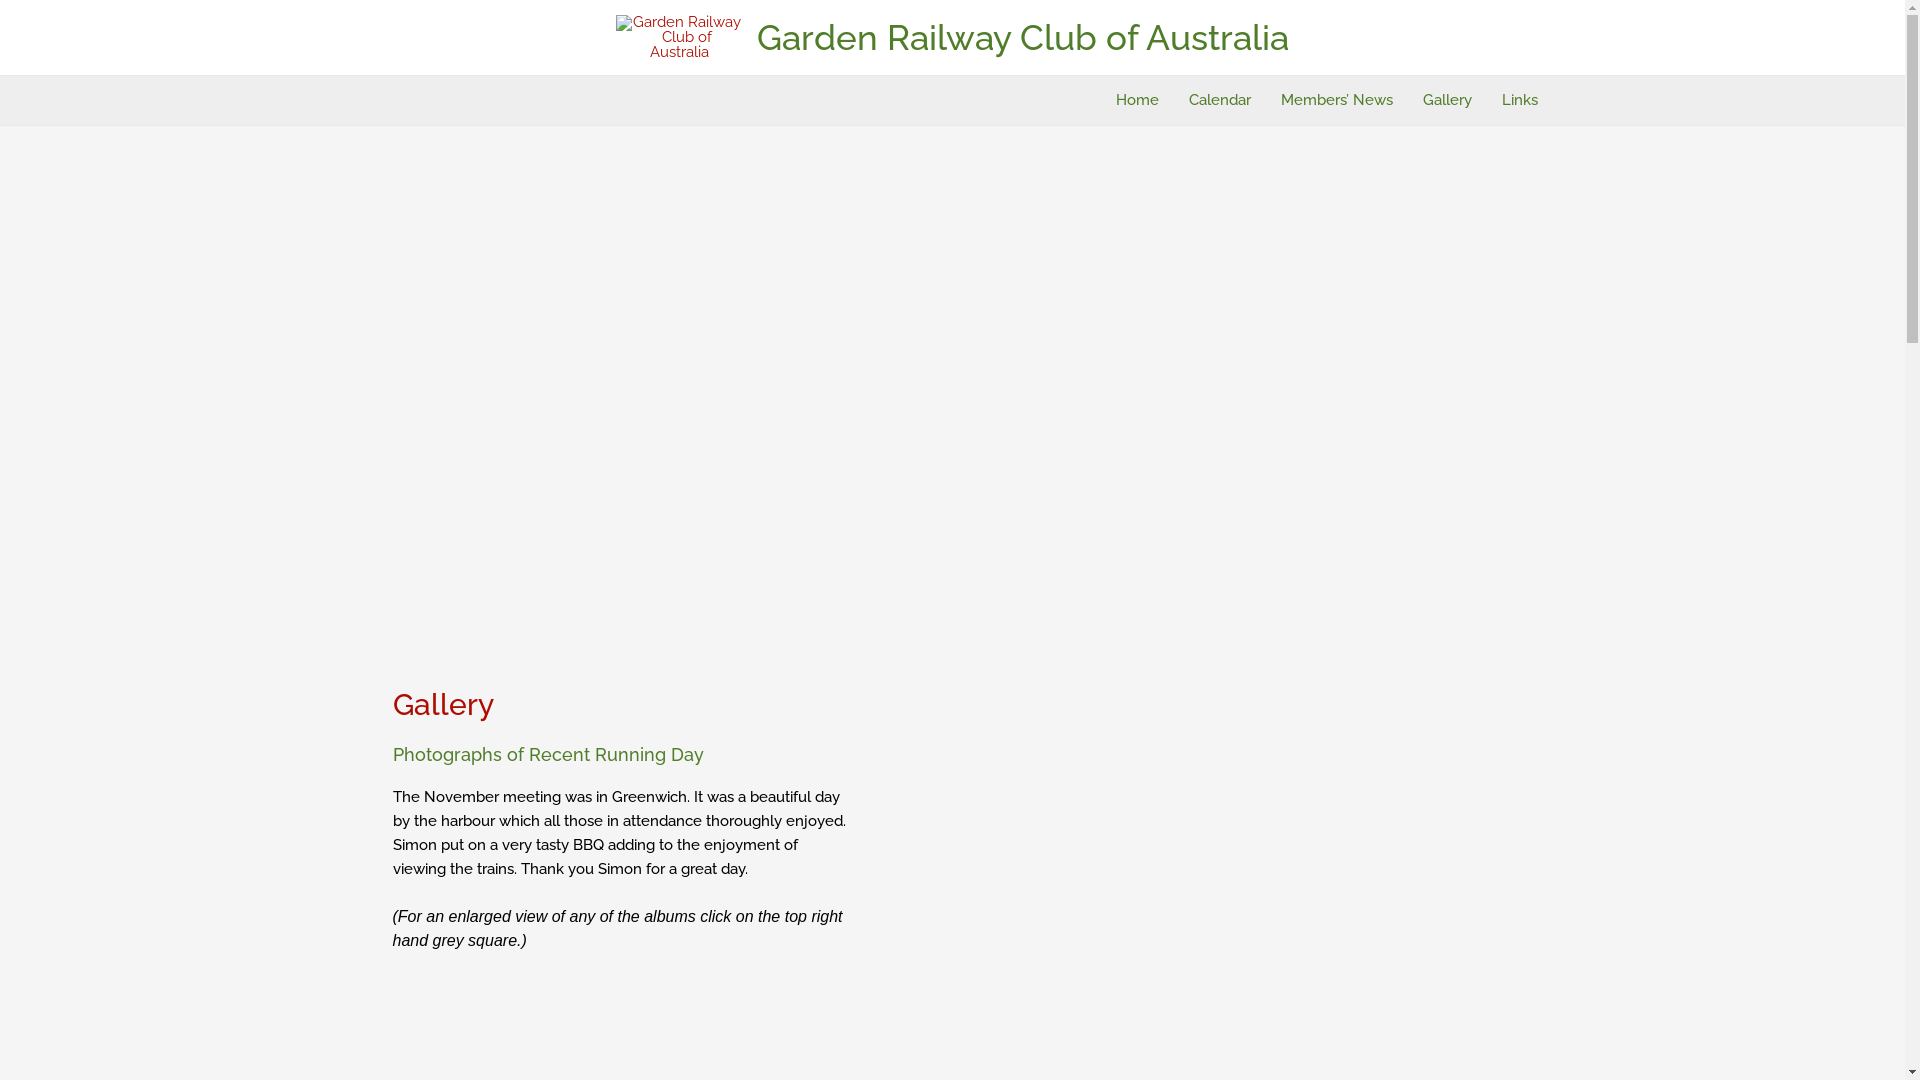 Image resolution: width=1920 pixels, height=1080 pixels. Describe the element at coordinates (1174, 100) in the screenshot. I see `'Calendar'` at that location.